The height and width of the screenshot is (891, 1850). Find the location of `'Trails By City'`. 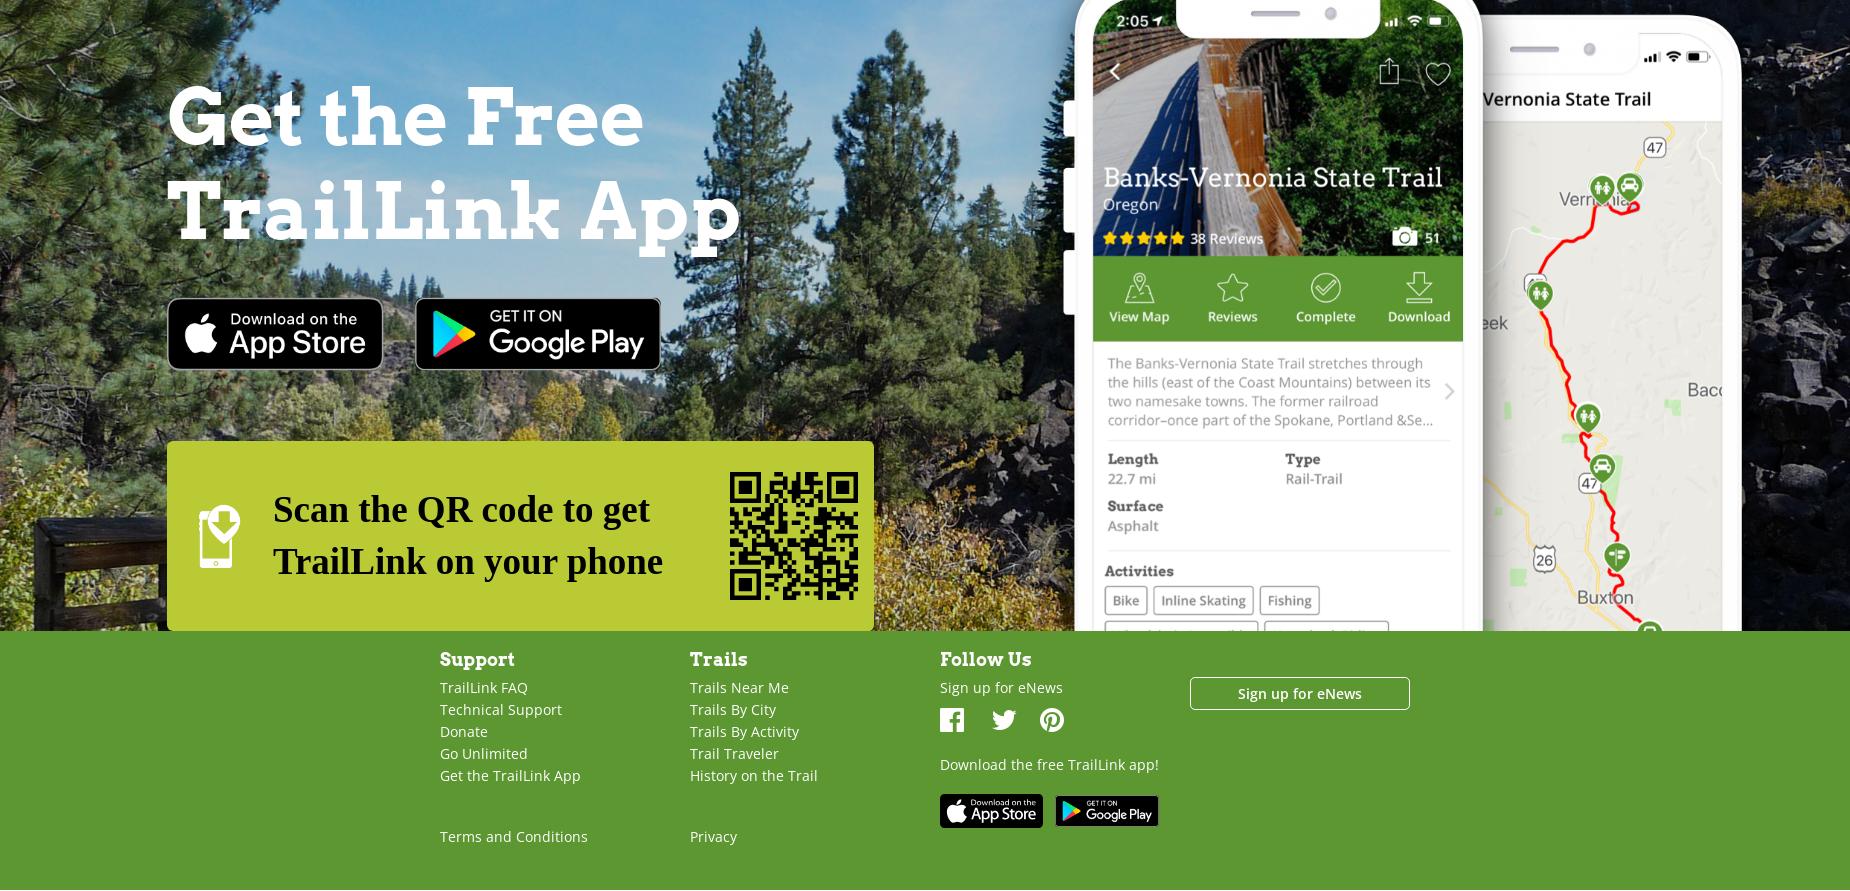

'Trails By City' is located at coordinates (690, 707).